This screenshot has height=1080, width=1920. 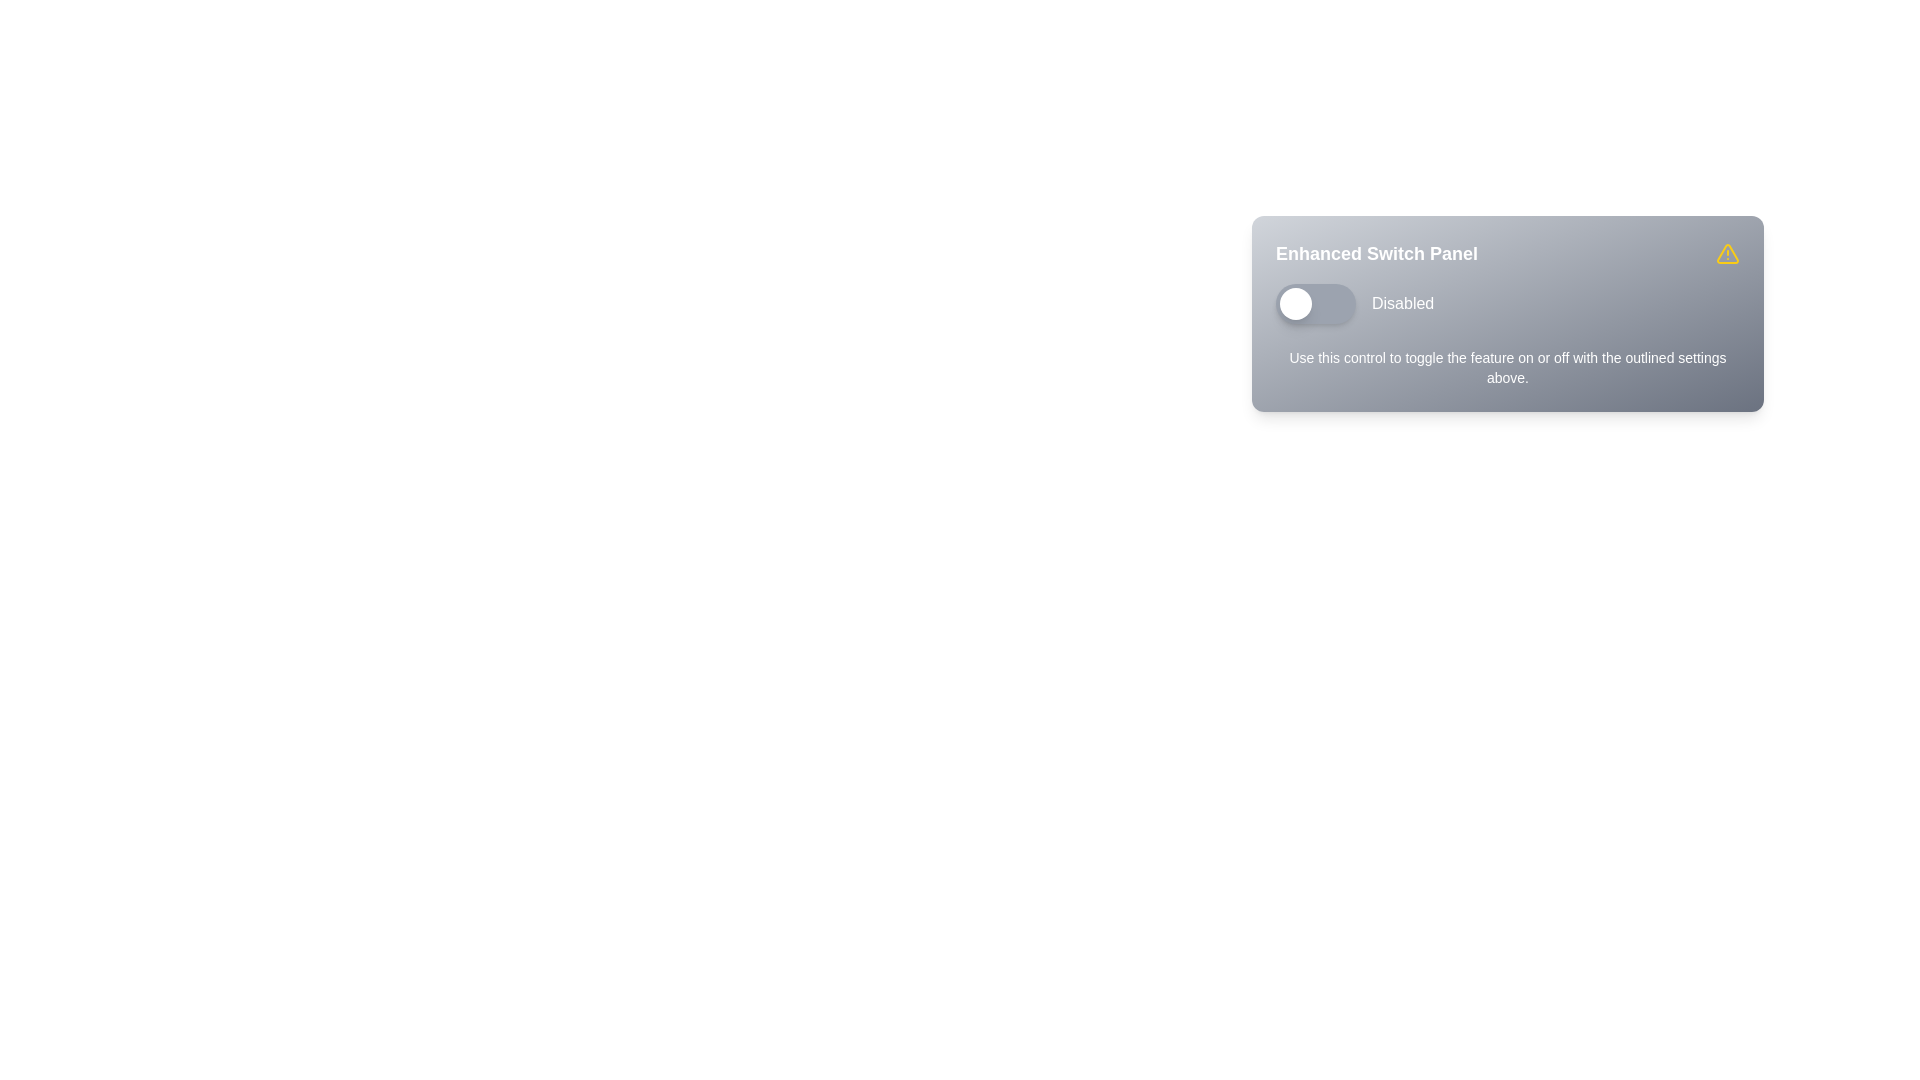 I want to click on the circular knob of the toggle switch, which has a white background and shadowed edge, from its current position on the left, so click(x=1296, y=304).